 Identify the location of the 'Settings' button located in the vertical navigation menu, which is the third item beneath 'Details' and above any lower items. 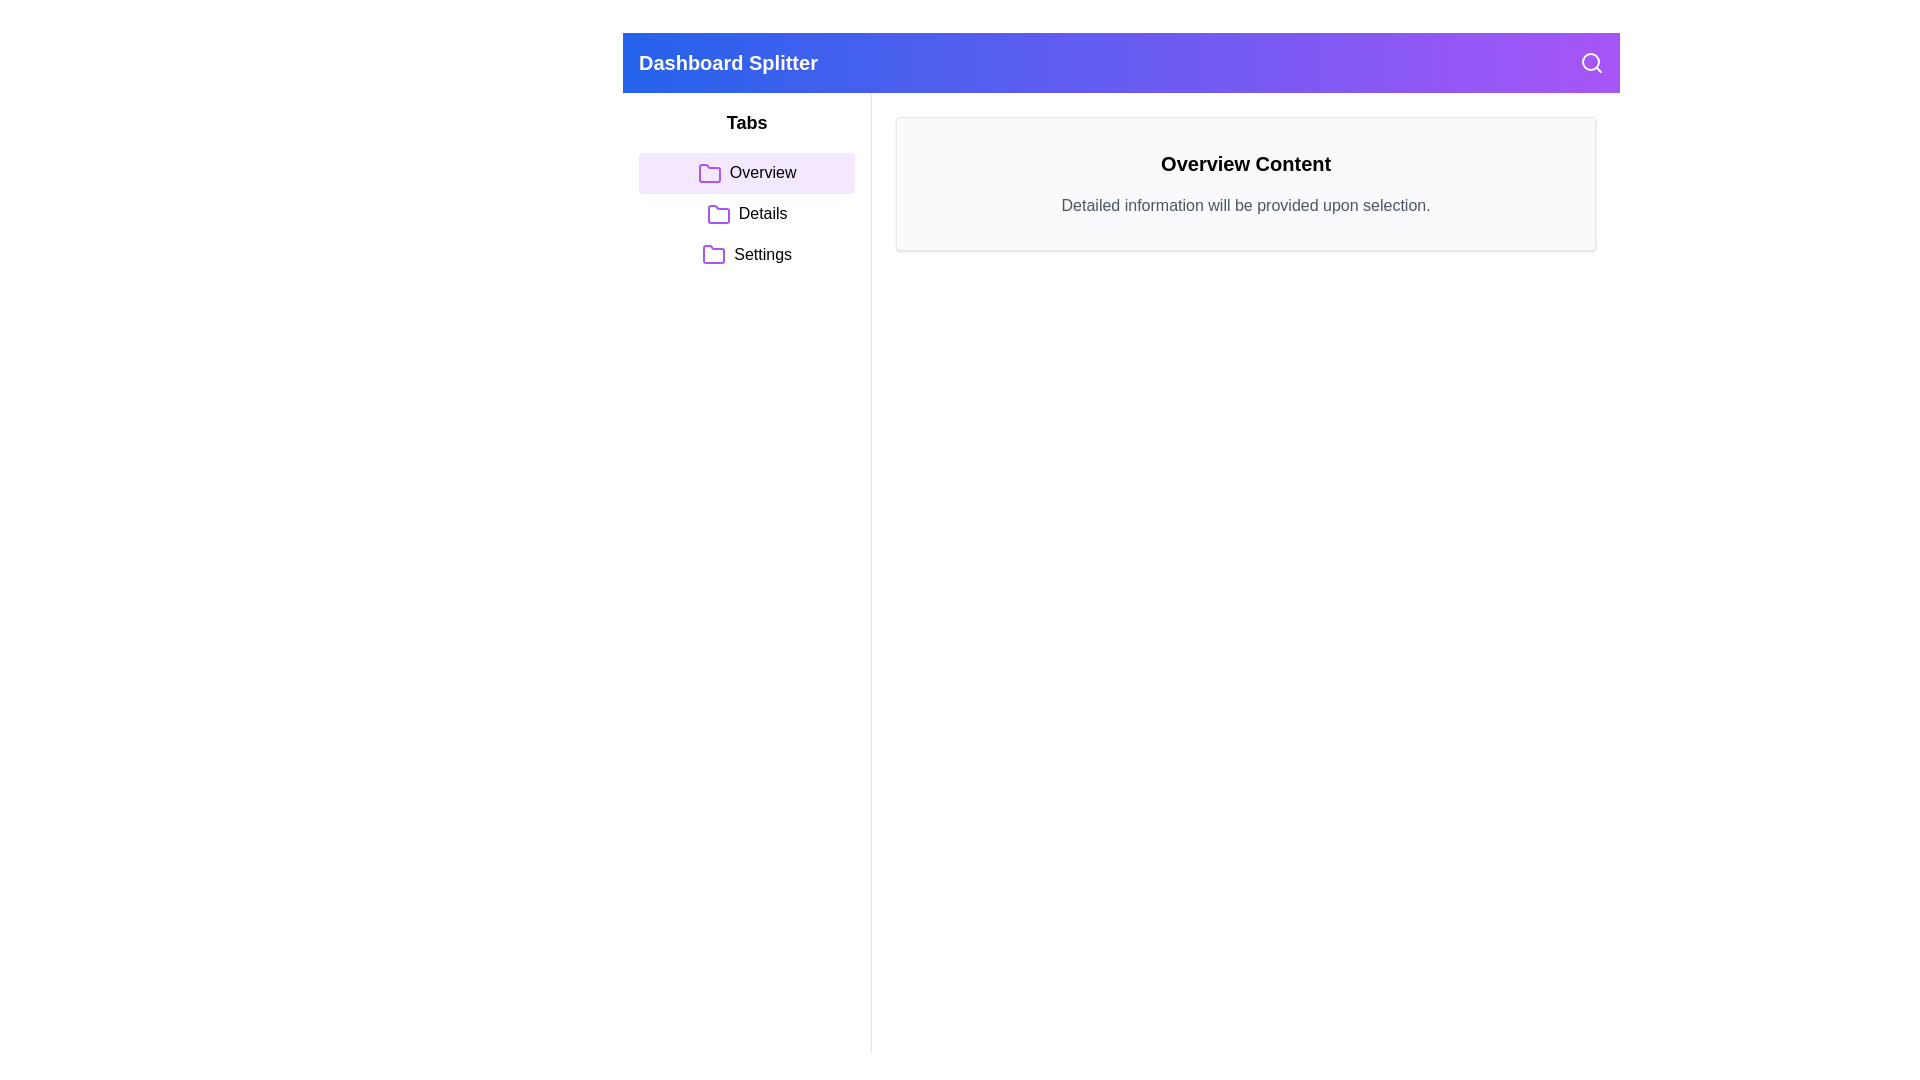
(746, 253).